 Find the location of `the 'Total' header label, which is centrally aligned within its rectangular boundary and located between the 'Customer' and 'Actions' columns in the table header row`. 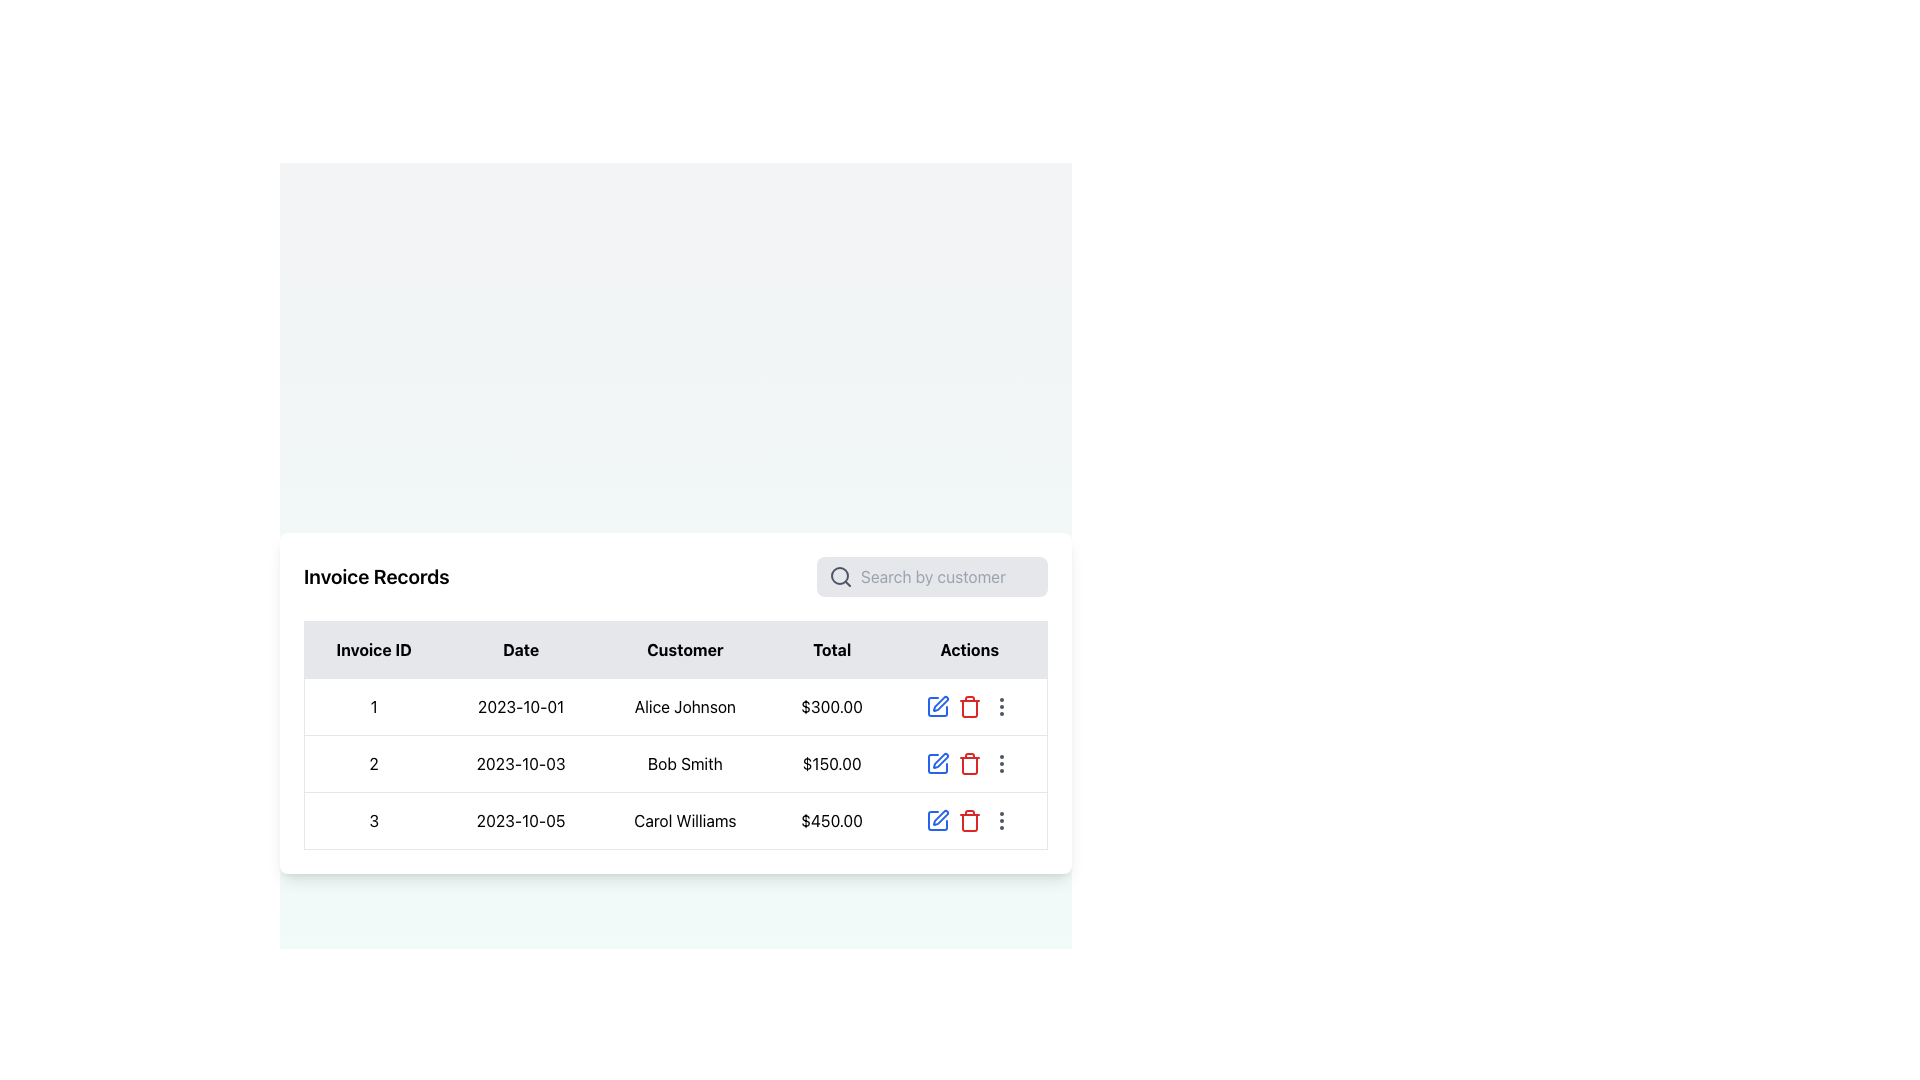

the 'Total' header label, which is centrally aligned within its rectangular boundary and located between the 'Customer' and 'Actions' columns in the table header row is located at coordinates (832, 649).